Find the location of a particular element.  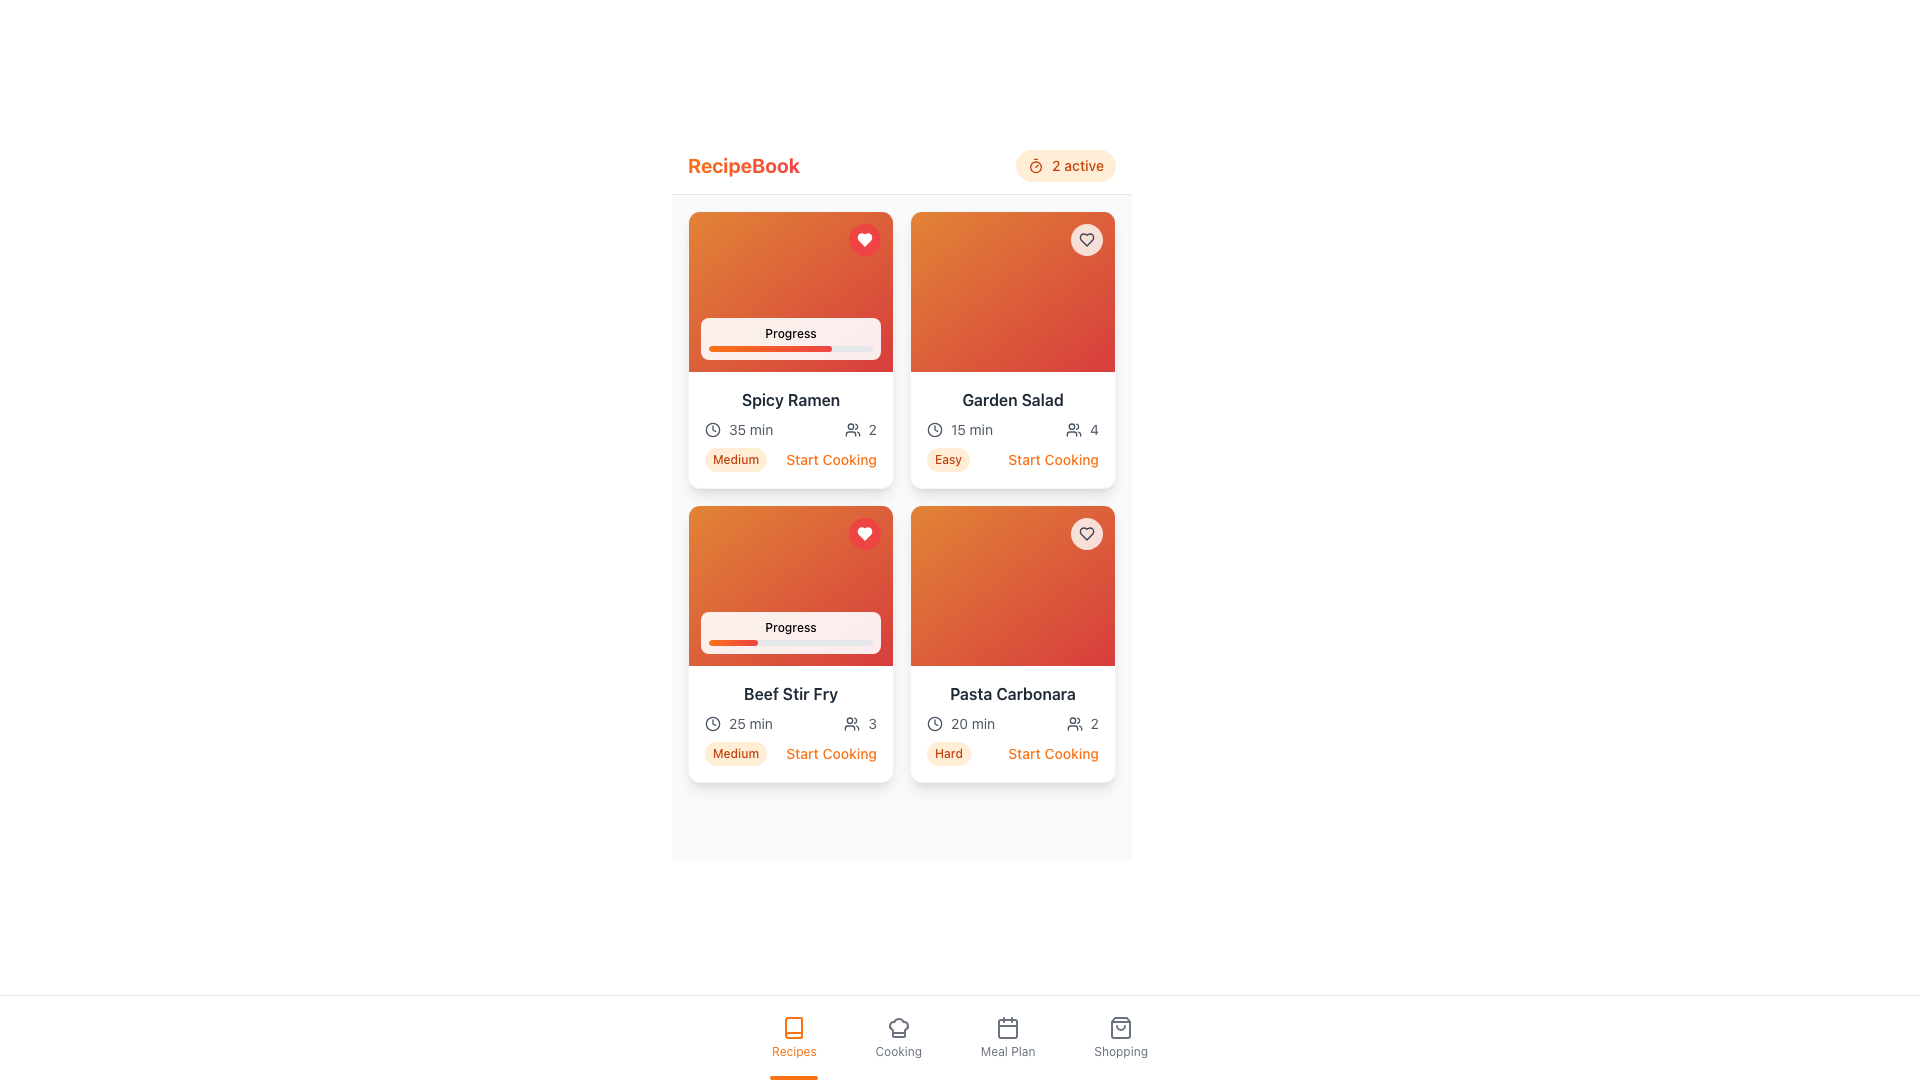

the hyperlink located at the bottom-right corner of the 'Beef Stir Fry' card is located at coordinates (831, 753).